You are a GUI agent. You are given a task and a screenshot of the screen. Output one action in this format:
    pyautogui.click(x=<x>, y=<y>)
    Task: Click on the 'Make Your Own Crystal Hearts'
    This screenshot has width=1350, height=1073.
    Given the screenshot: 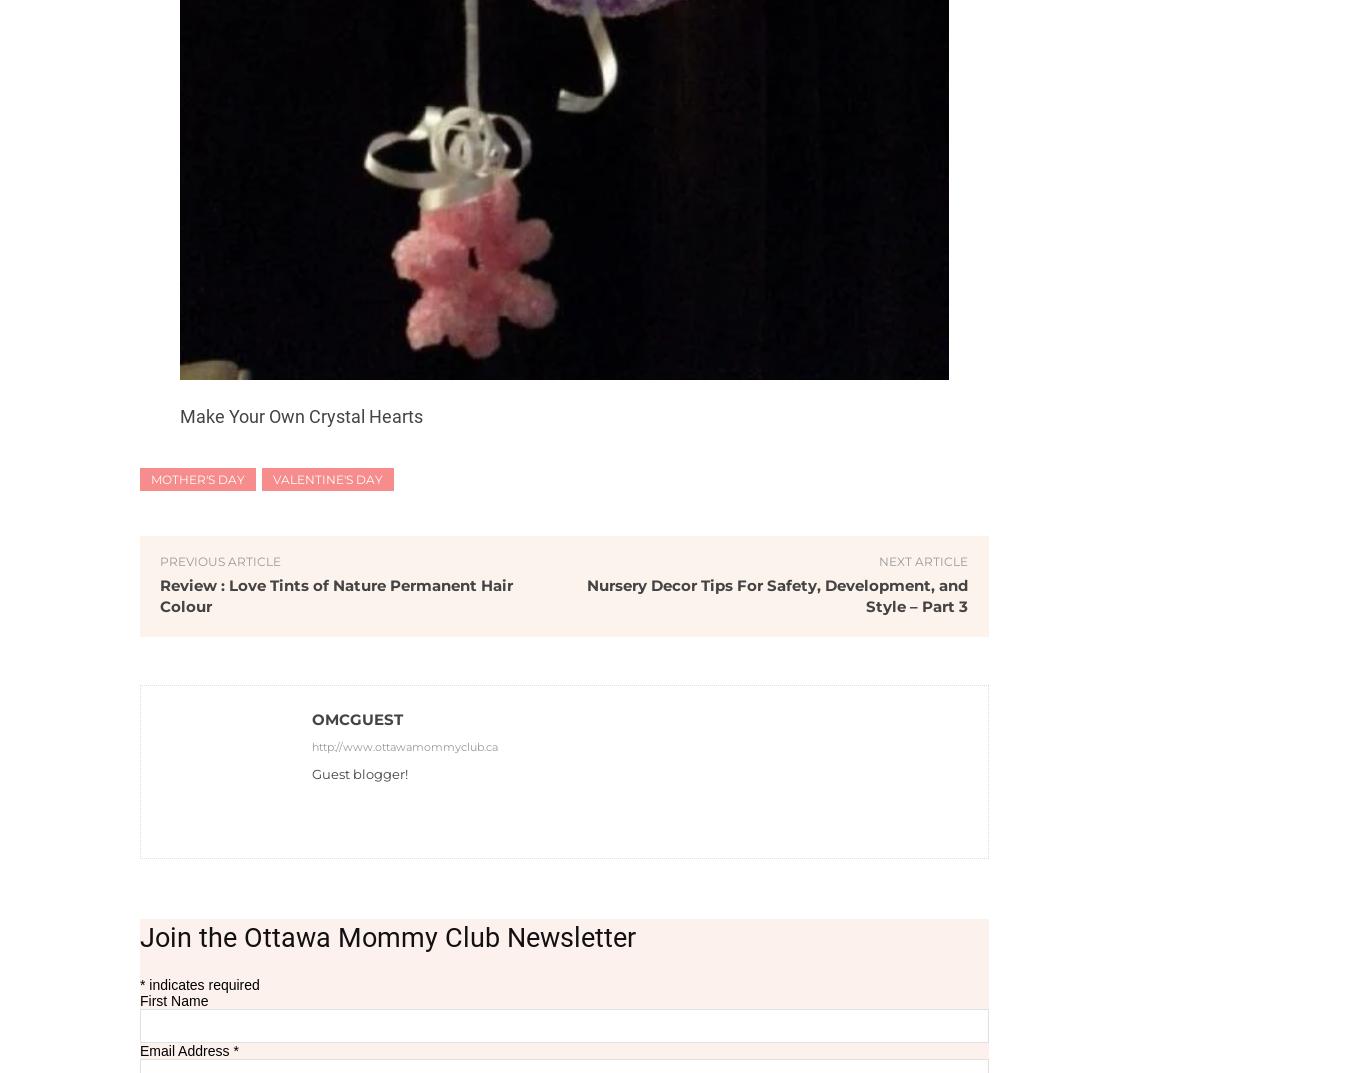 What is the action you would take?
    pyautogui.click(x=300, y=415)
    